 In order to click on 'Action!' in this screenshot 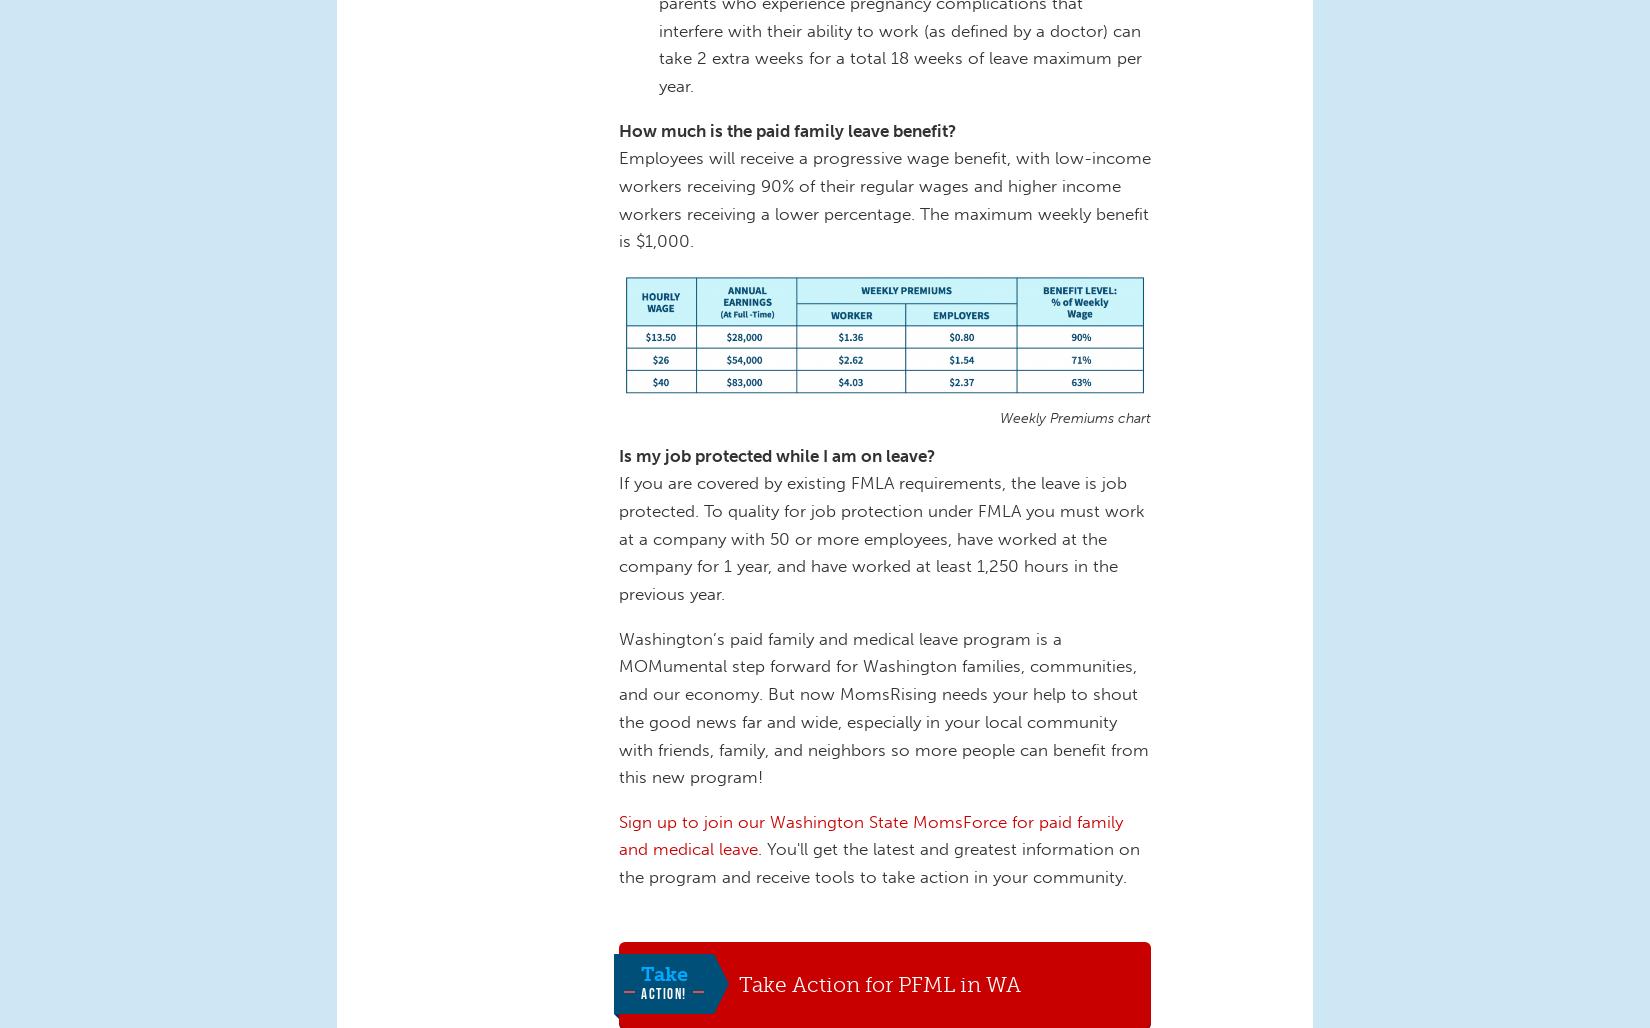, I will do `click(640, 991)`.